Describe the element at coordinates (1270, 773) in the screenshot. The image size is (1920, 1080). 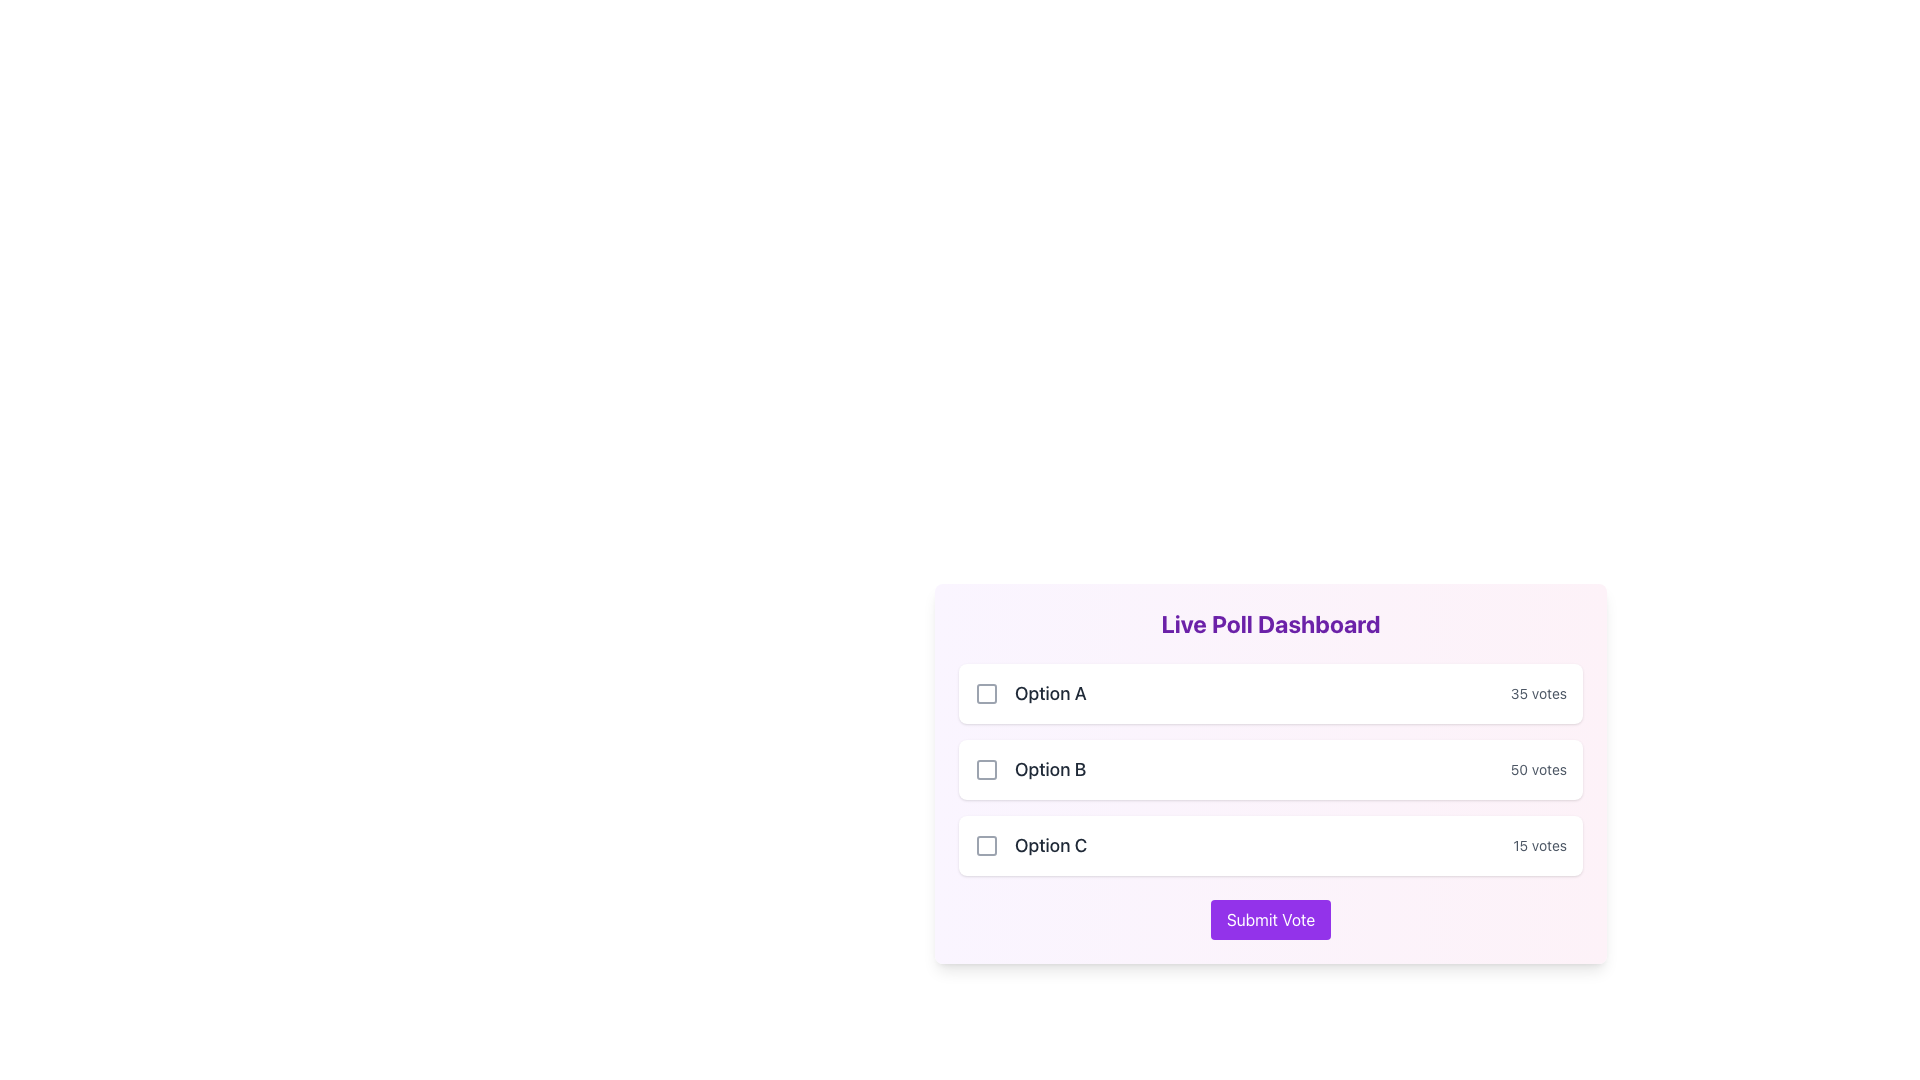
I see `the second voting option` at that location.